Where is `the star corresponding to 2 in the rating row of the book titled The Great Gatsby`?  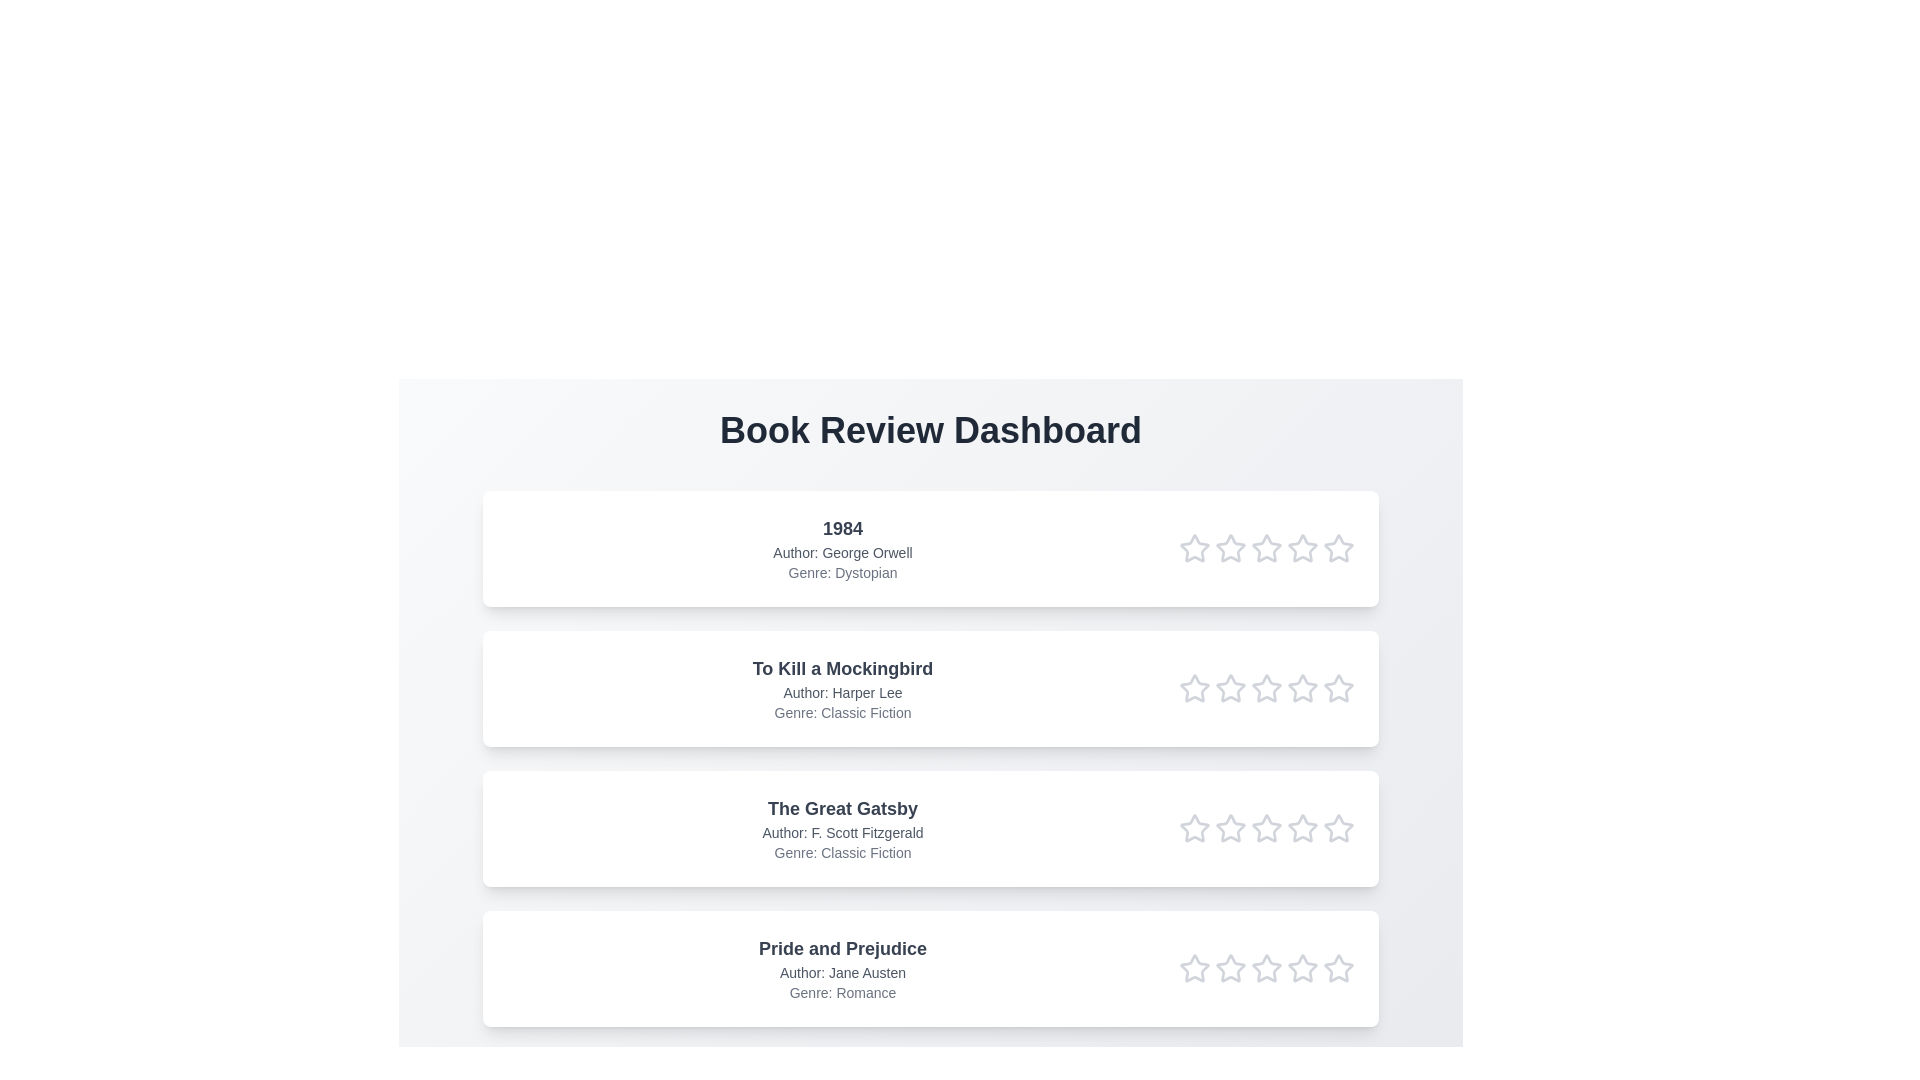
the star corresponding to 2 in the rating row of the book titled The Great Gatsby is located at coordinates (1229, 829).